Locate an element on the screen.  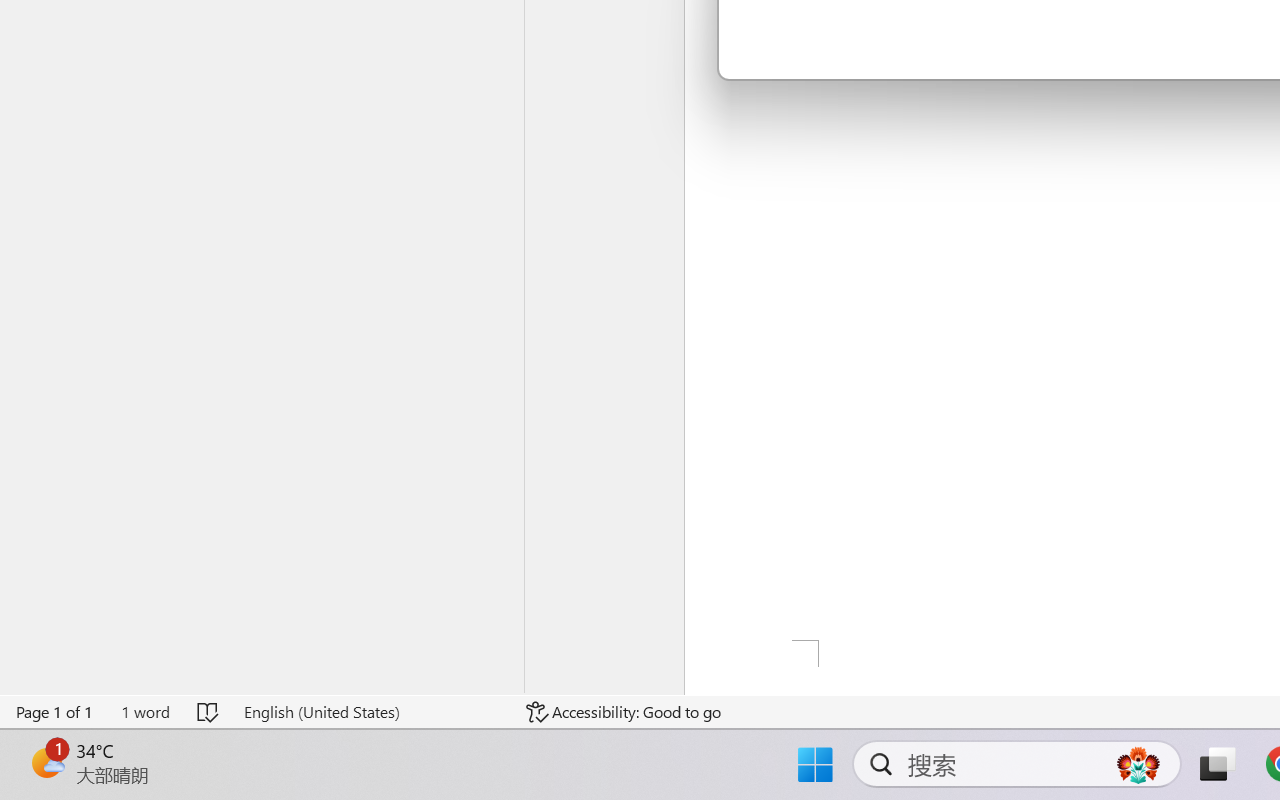
'AutomationID: BadgeAnchorLargeTicker' is located at coordinates (46, 762).